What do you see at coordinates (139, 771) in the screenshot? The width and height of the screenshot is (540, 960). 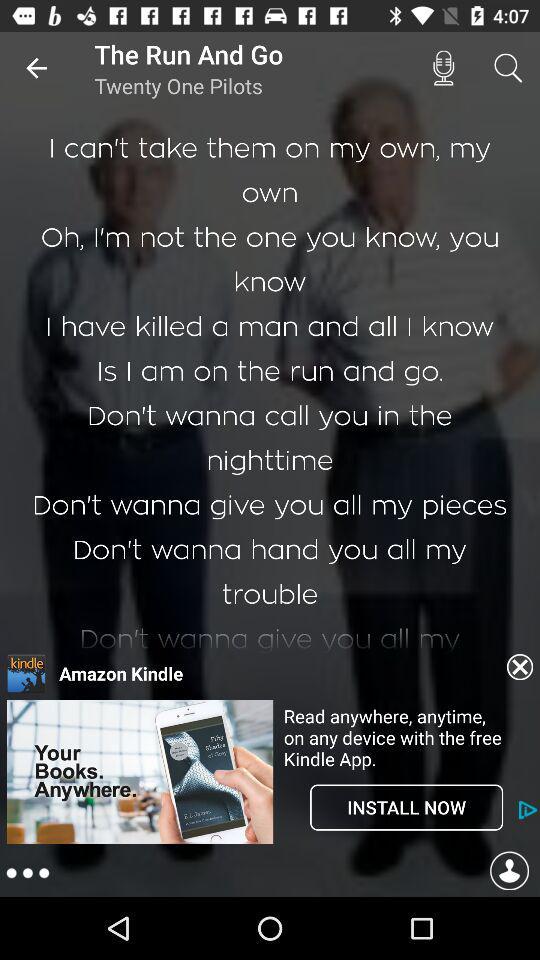 I see `advertisement area` at bounding box center [139, 771].